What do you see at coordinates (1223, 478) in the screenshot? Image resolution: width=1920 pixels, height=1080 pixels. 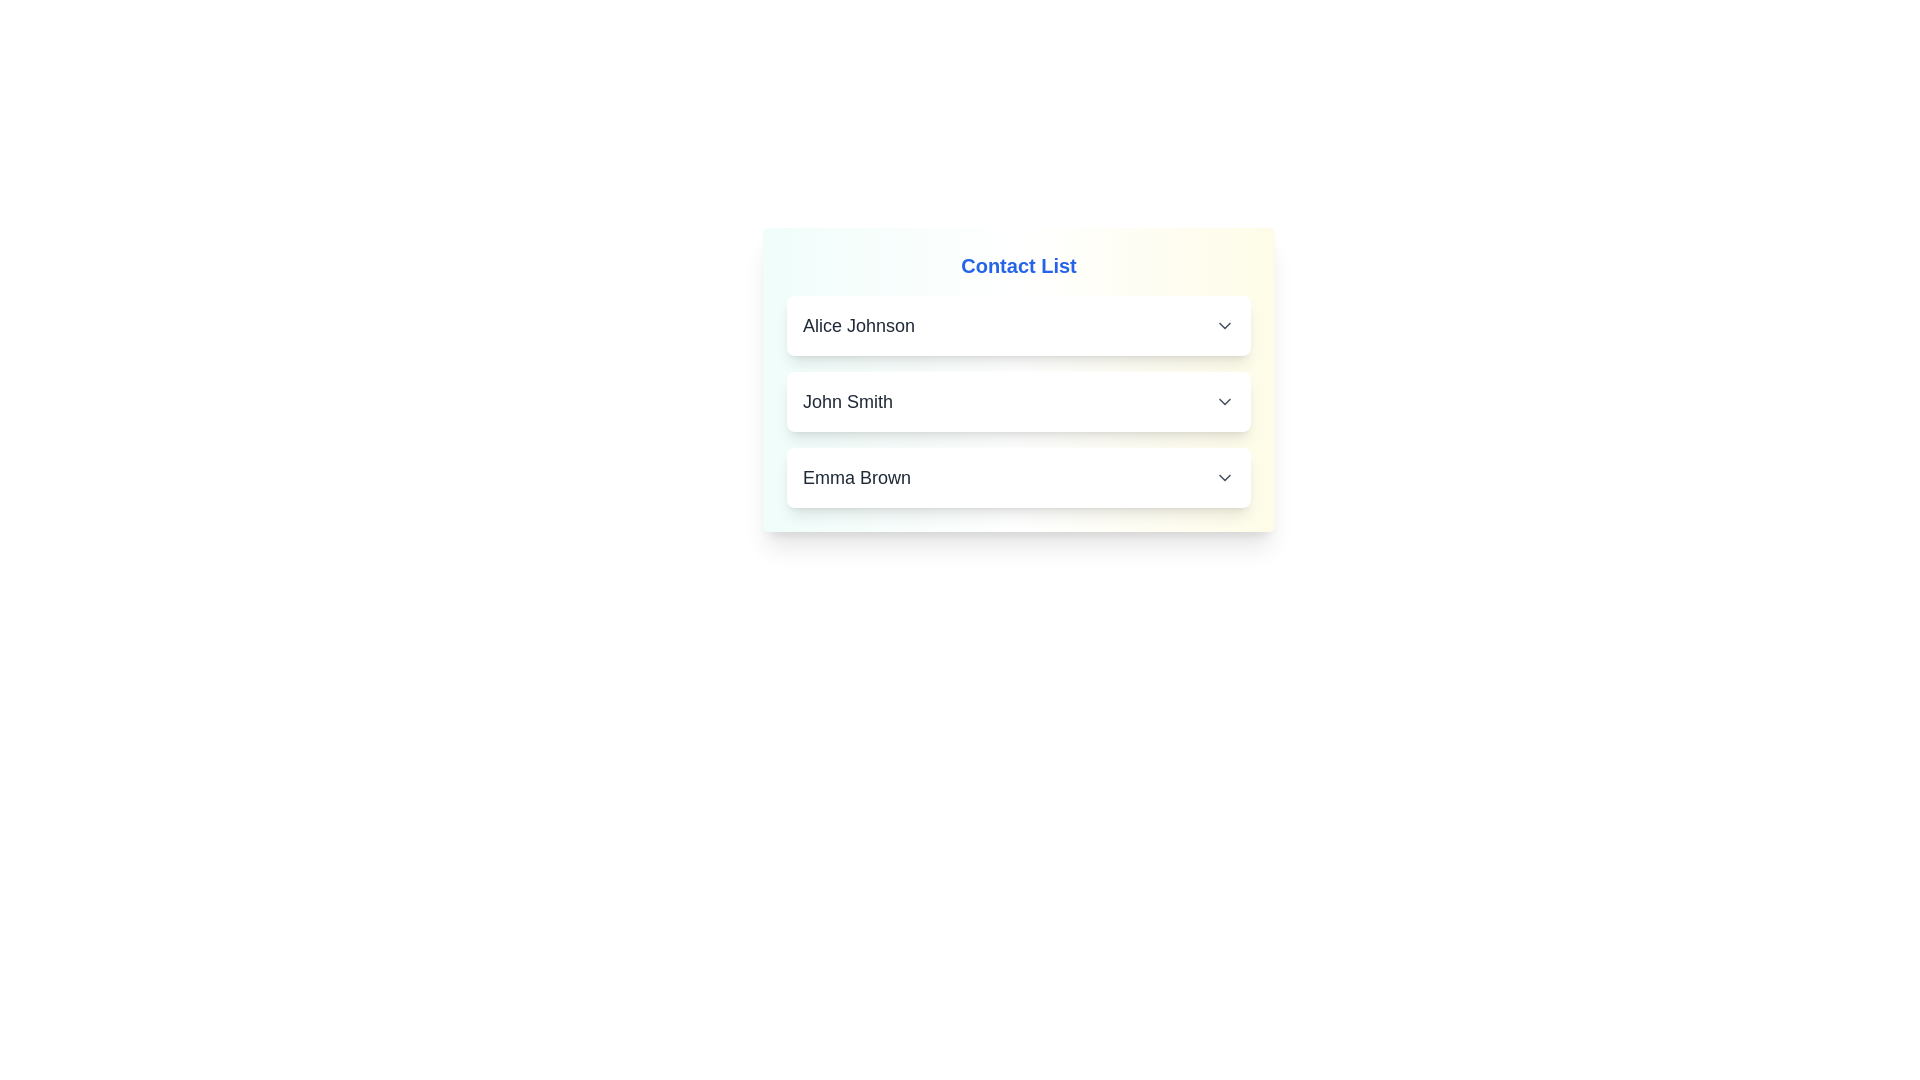 I see `the interactive icon associated with Emma Brown` at bounding box center [1223, 478].